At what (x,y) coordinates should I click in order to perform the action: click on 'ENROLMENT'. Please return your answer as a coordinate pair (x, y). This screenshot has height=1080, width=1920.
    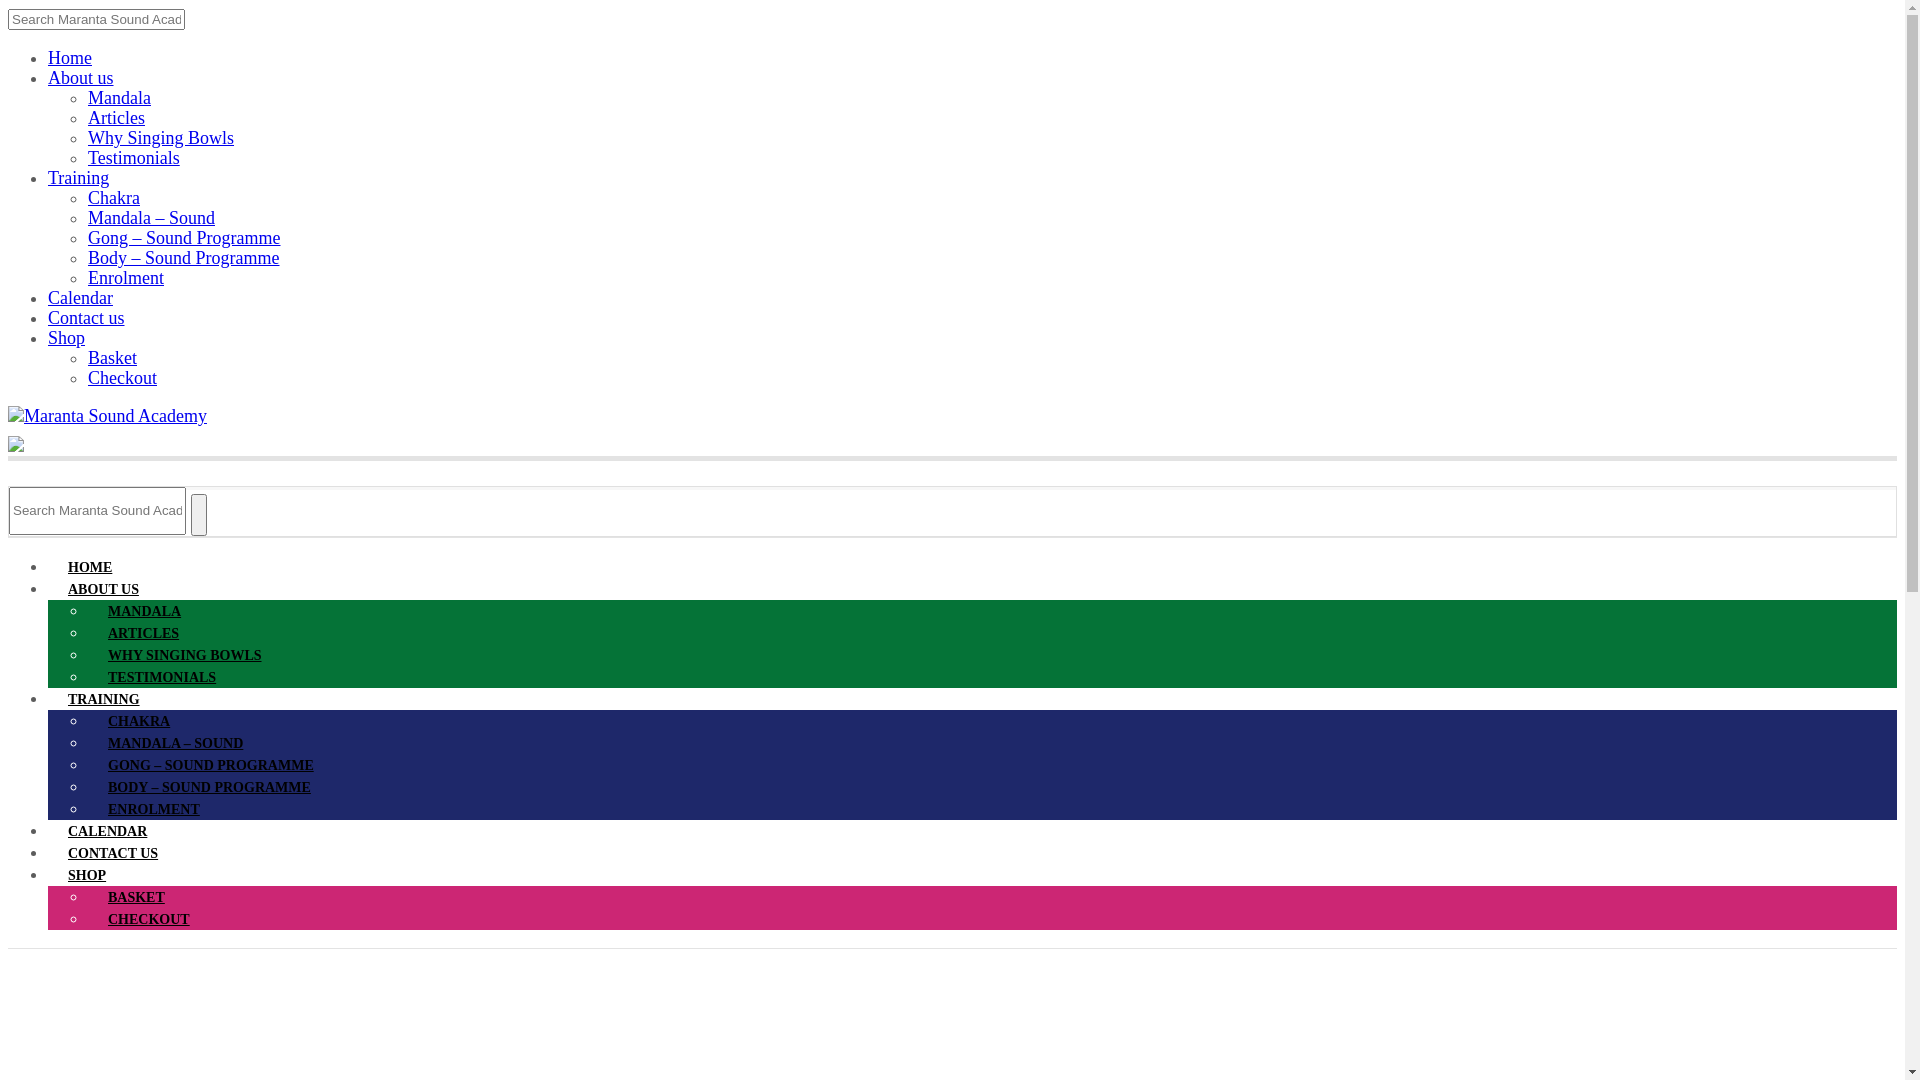
    Looking at the image, I should click on (86, 808).